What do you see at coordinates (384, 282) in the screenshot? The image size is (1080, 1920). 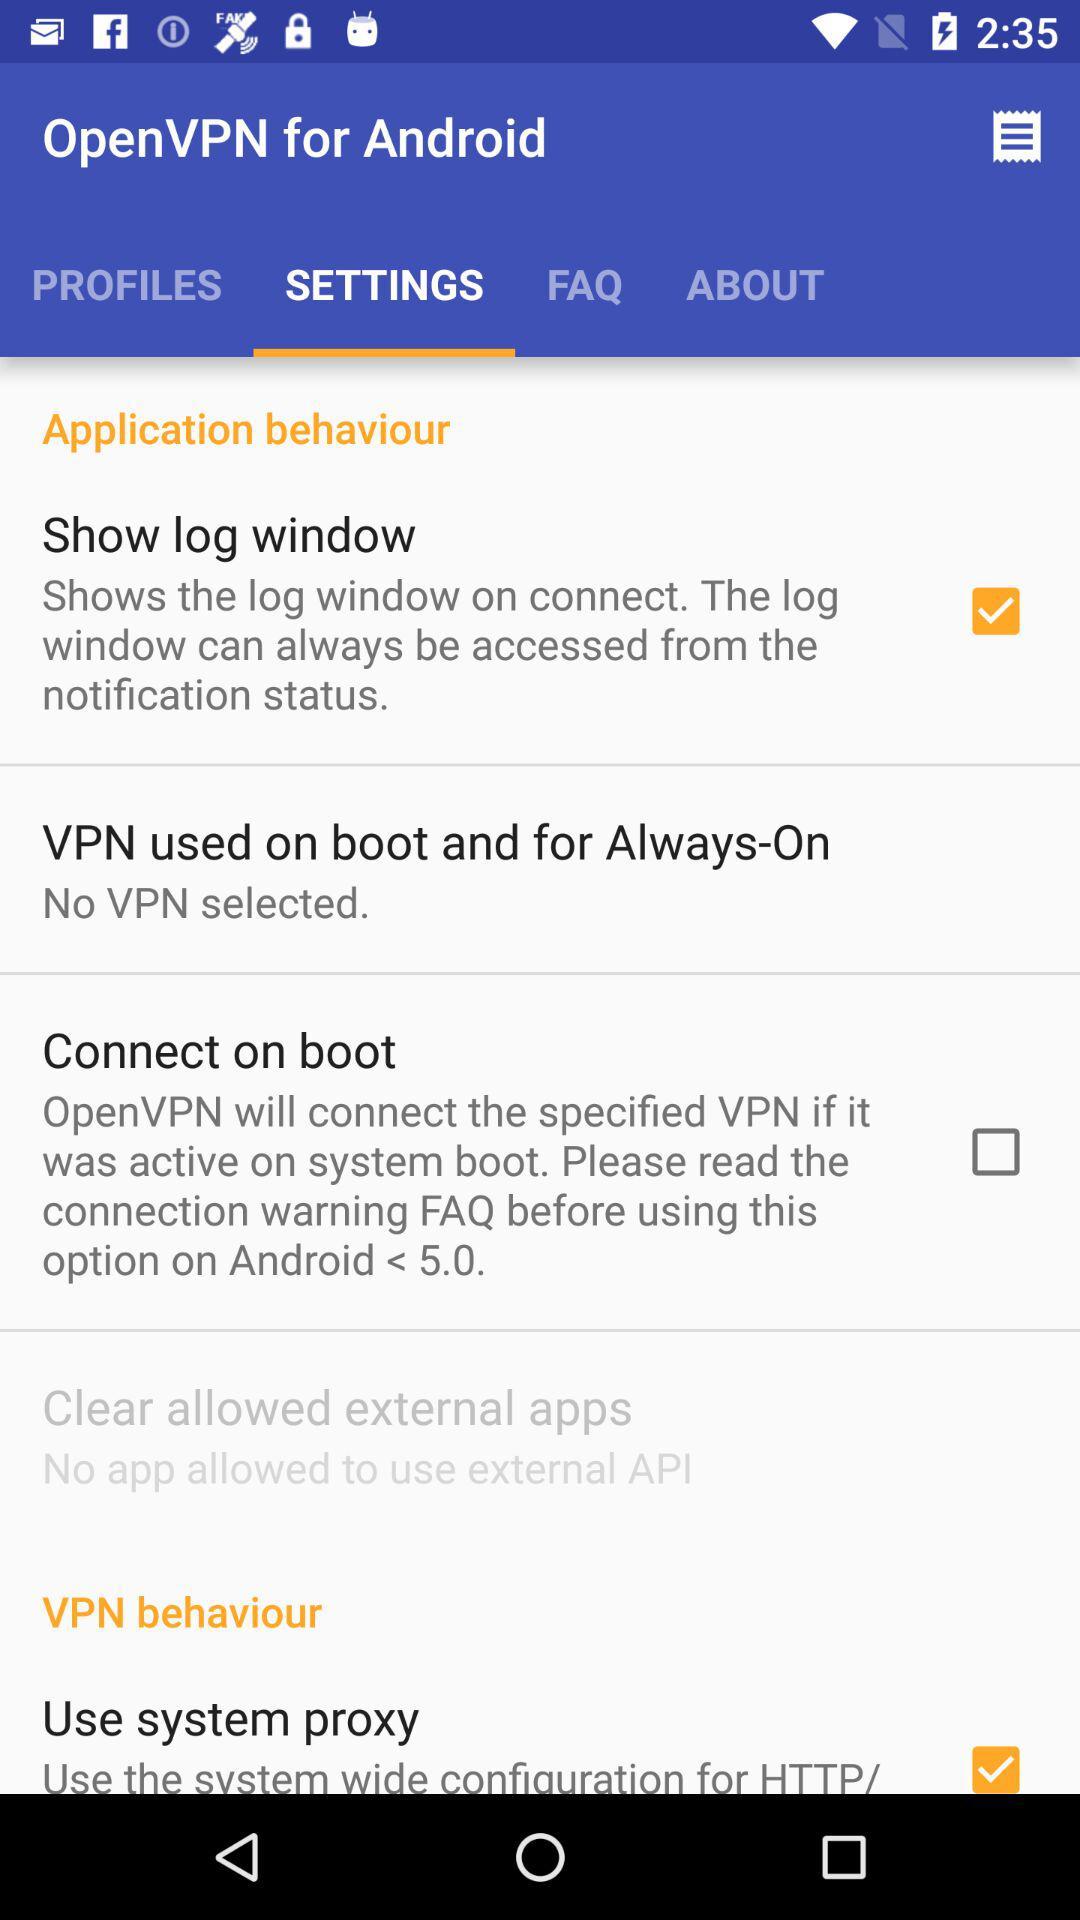 I see `the icon to the left of the faq item` at bounding box center [384, 282].